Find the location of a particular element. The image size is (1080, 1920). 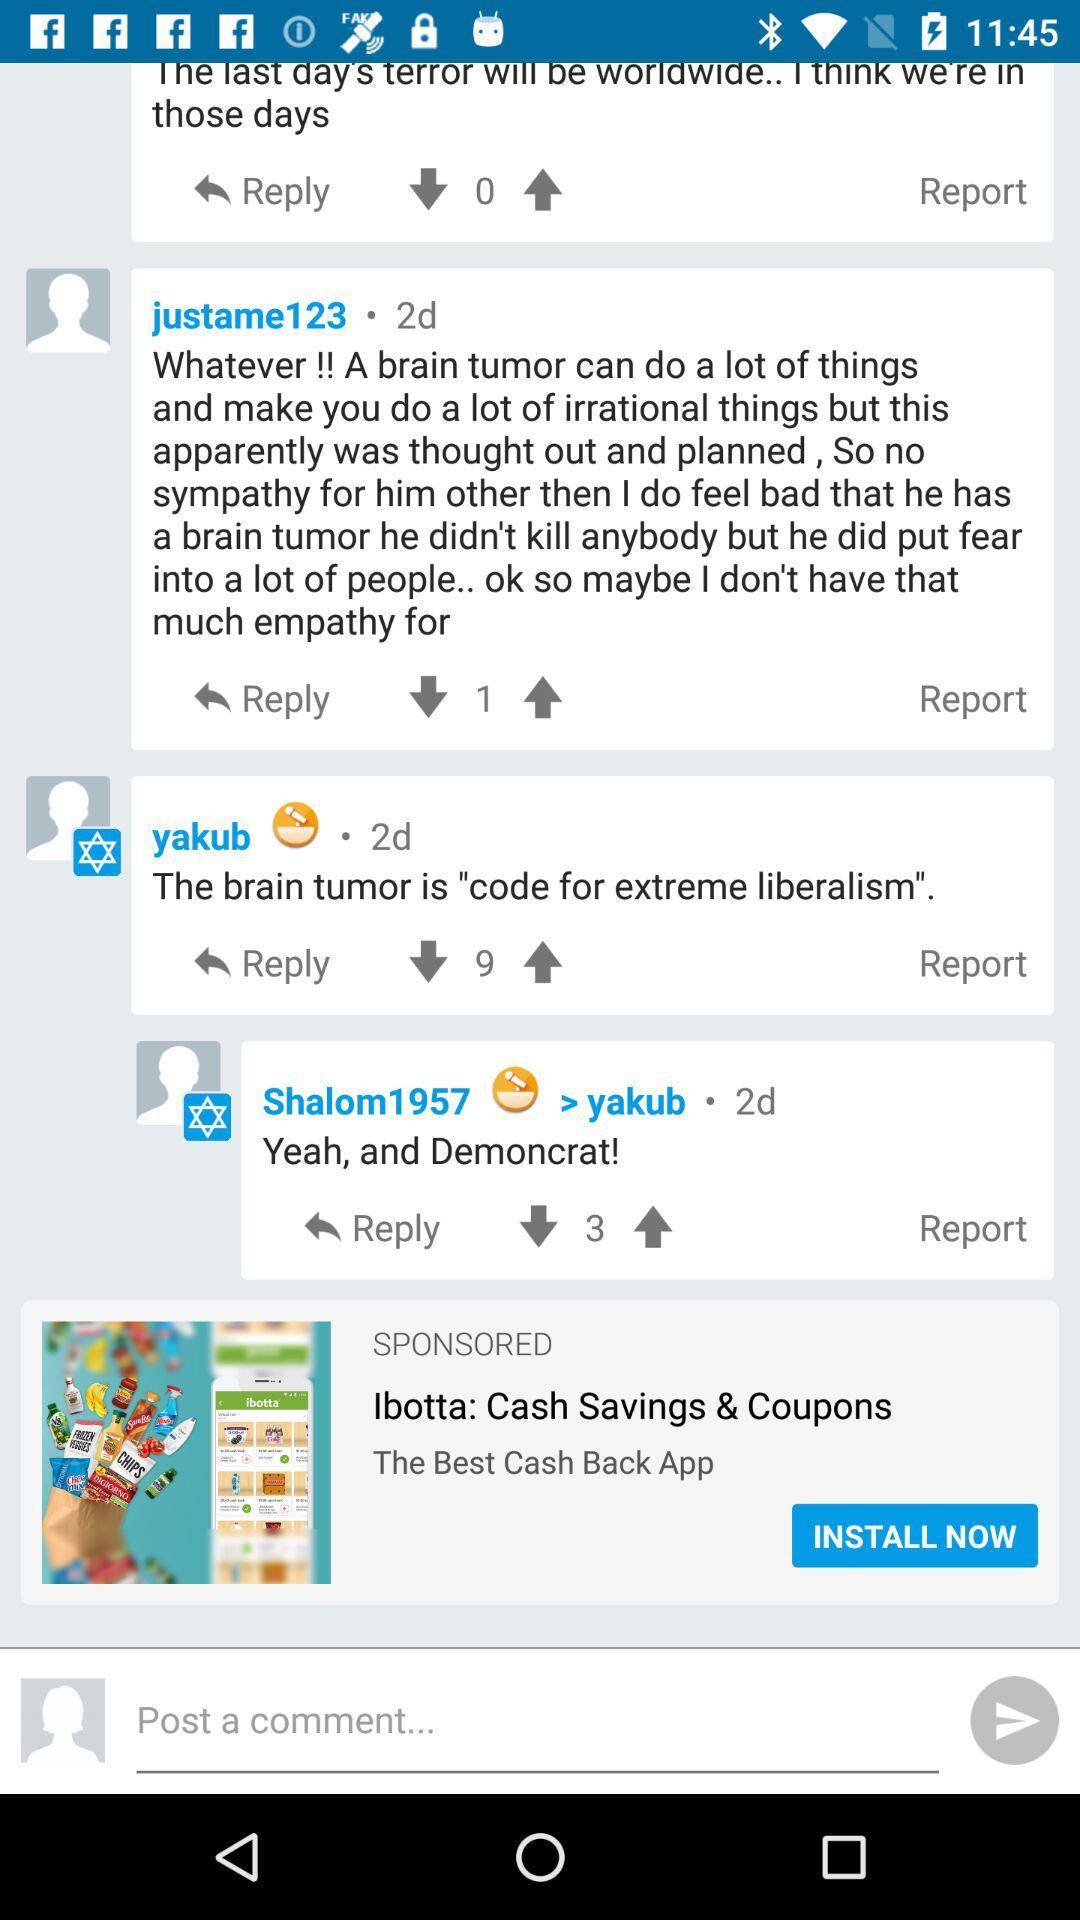

the send icon is located at coordinates (1014, 1719).